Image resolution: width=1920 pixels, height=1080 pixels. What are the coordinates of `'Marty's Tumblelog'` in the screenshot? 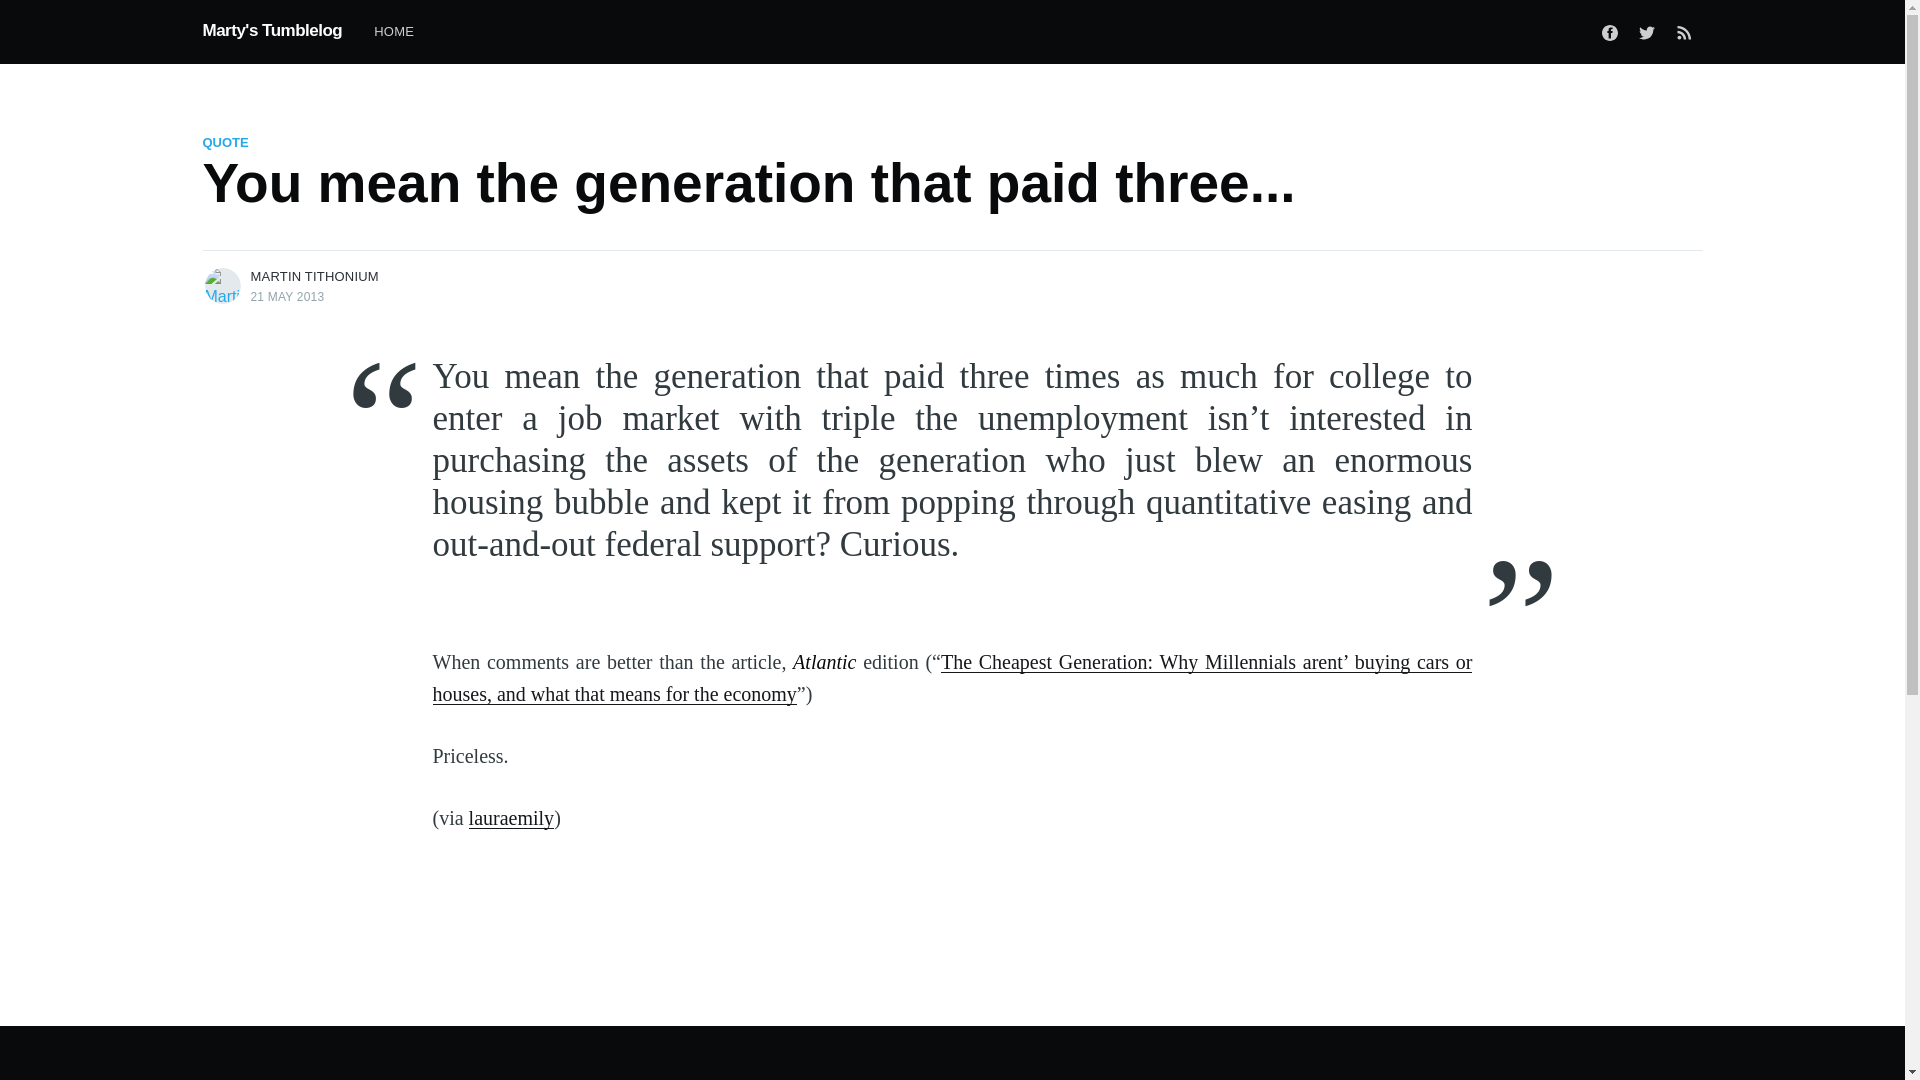 It's located at (271, 30).